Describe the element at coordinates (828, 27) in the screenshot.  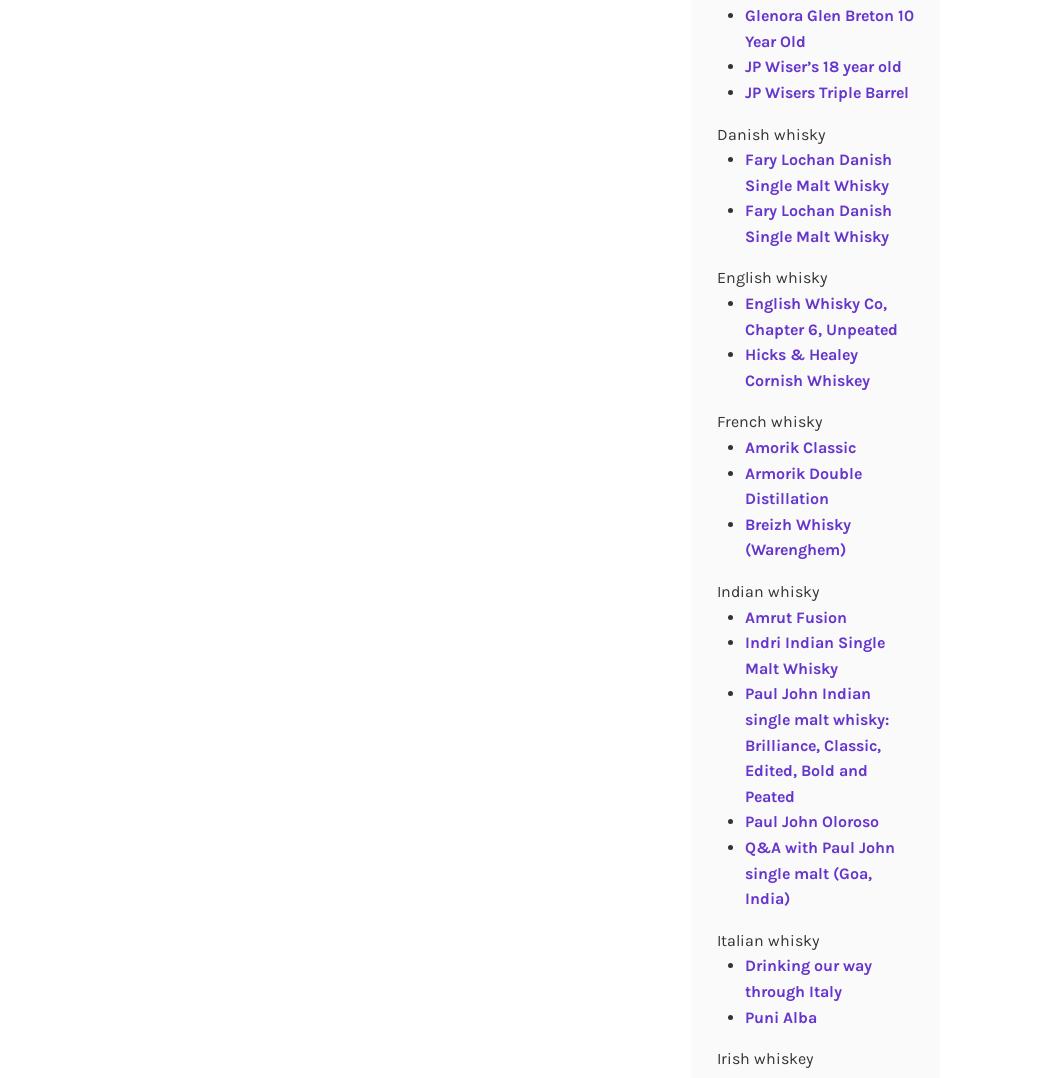
I see `'Glenora Glen Breton 10 Year Old'` at that location.